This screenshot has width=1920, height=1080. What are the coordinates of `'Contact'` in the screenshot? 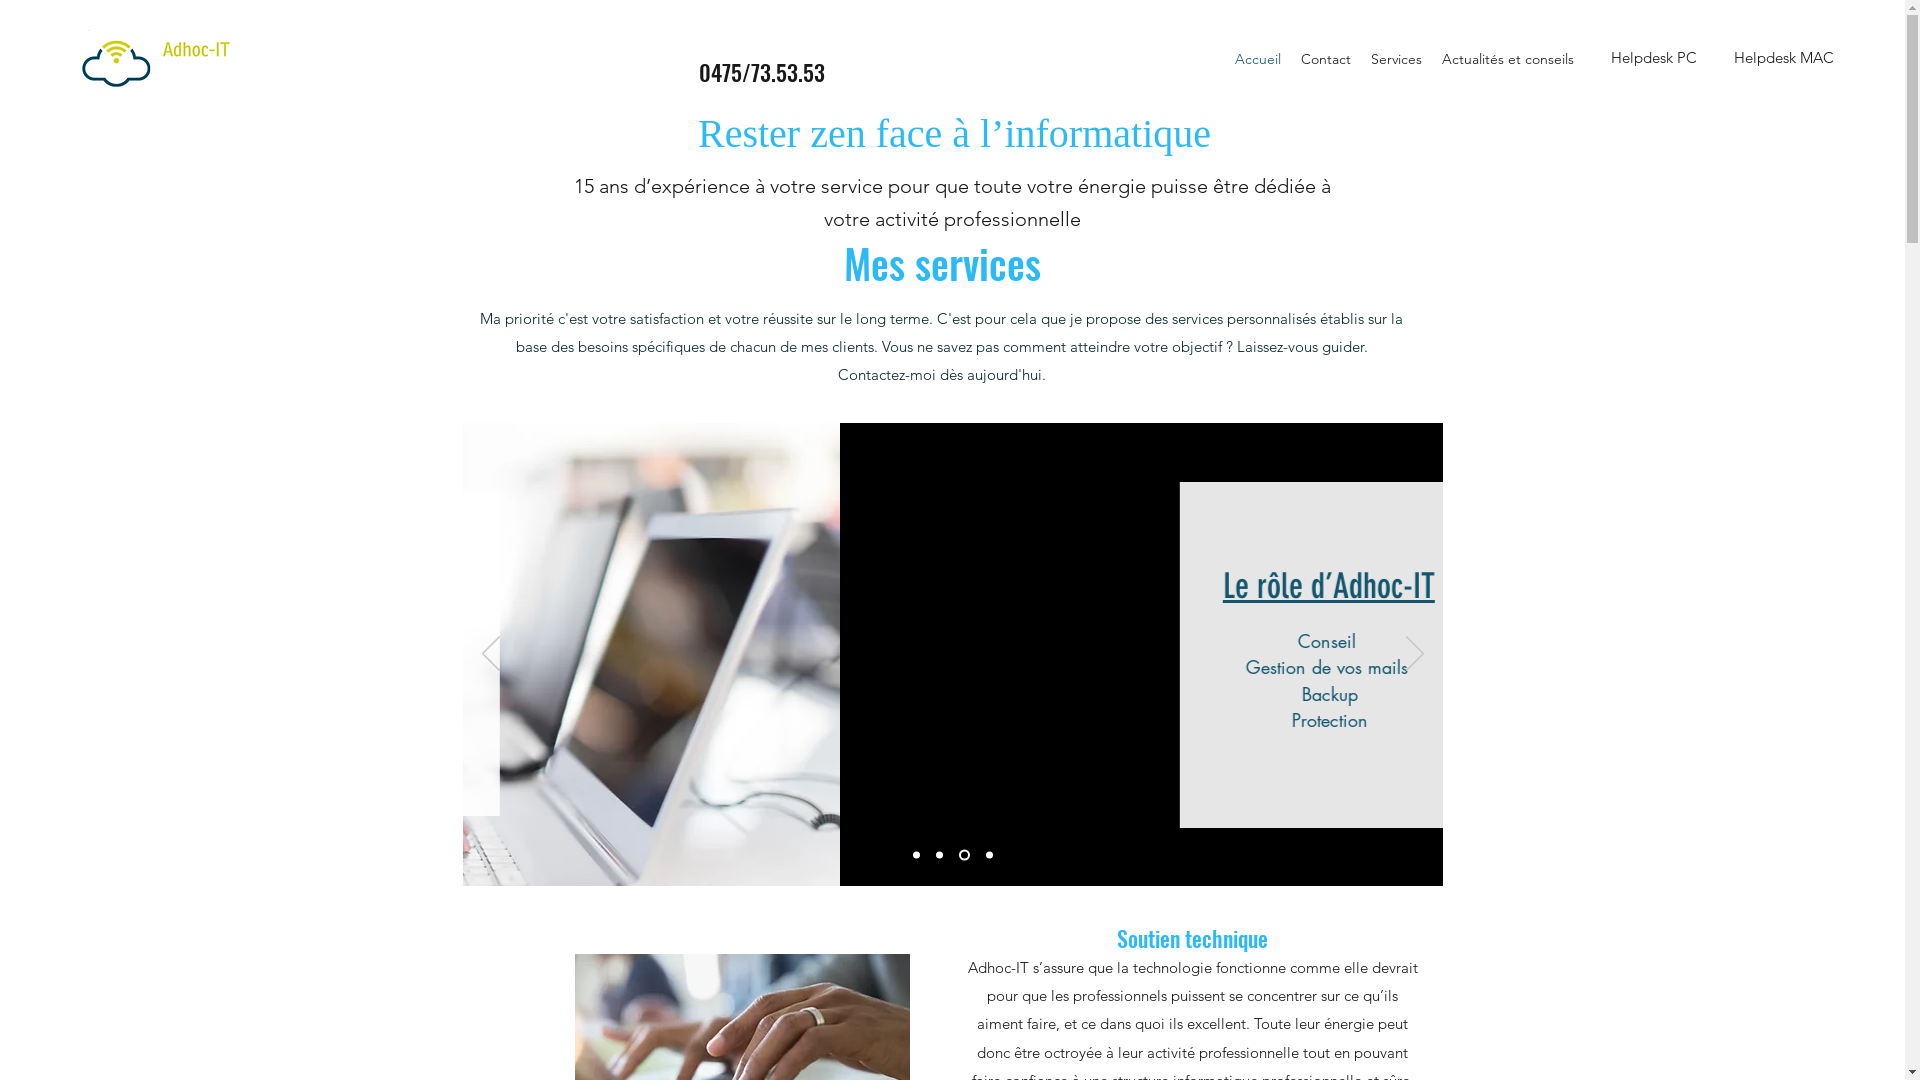 It's located at (1291, 57).